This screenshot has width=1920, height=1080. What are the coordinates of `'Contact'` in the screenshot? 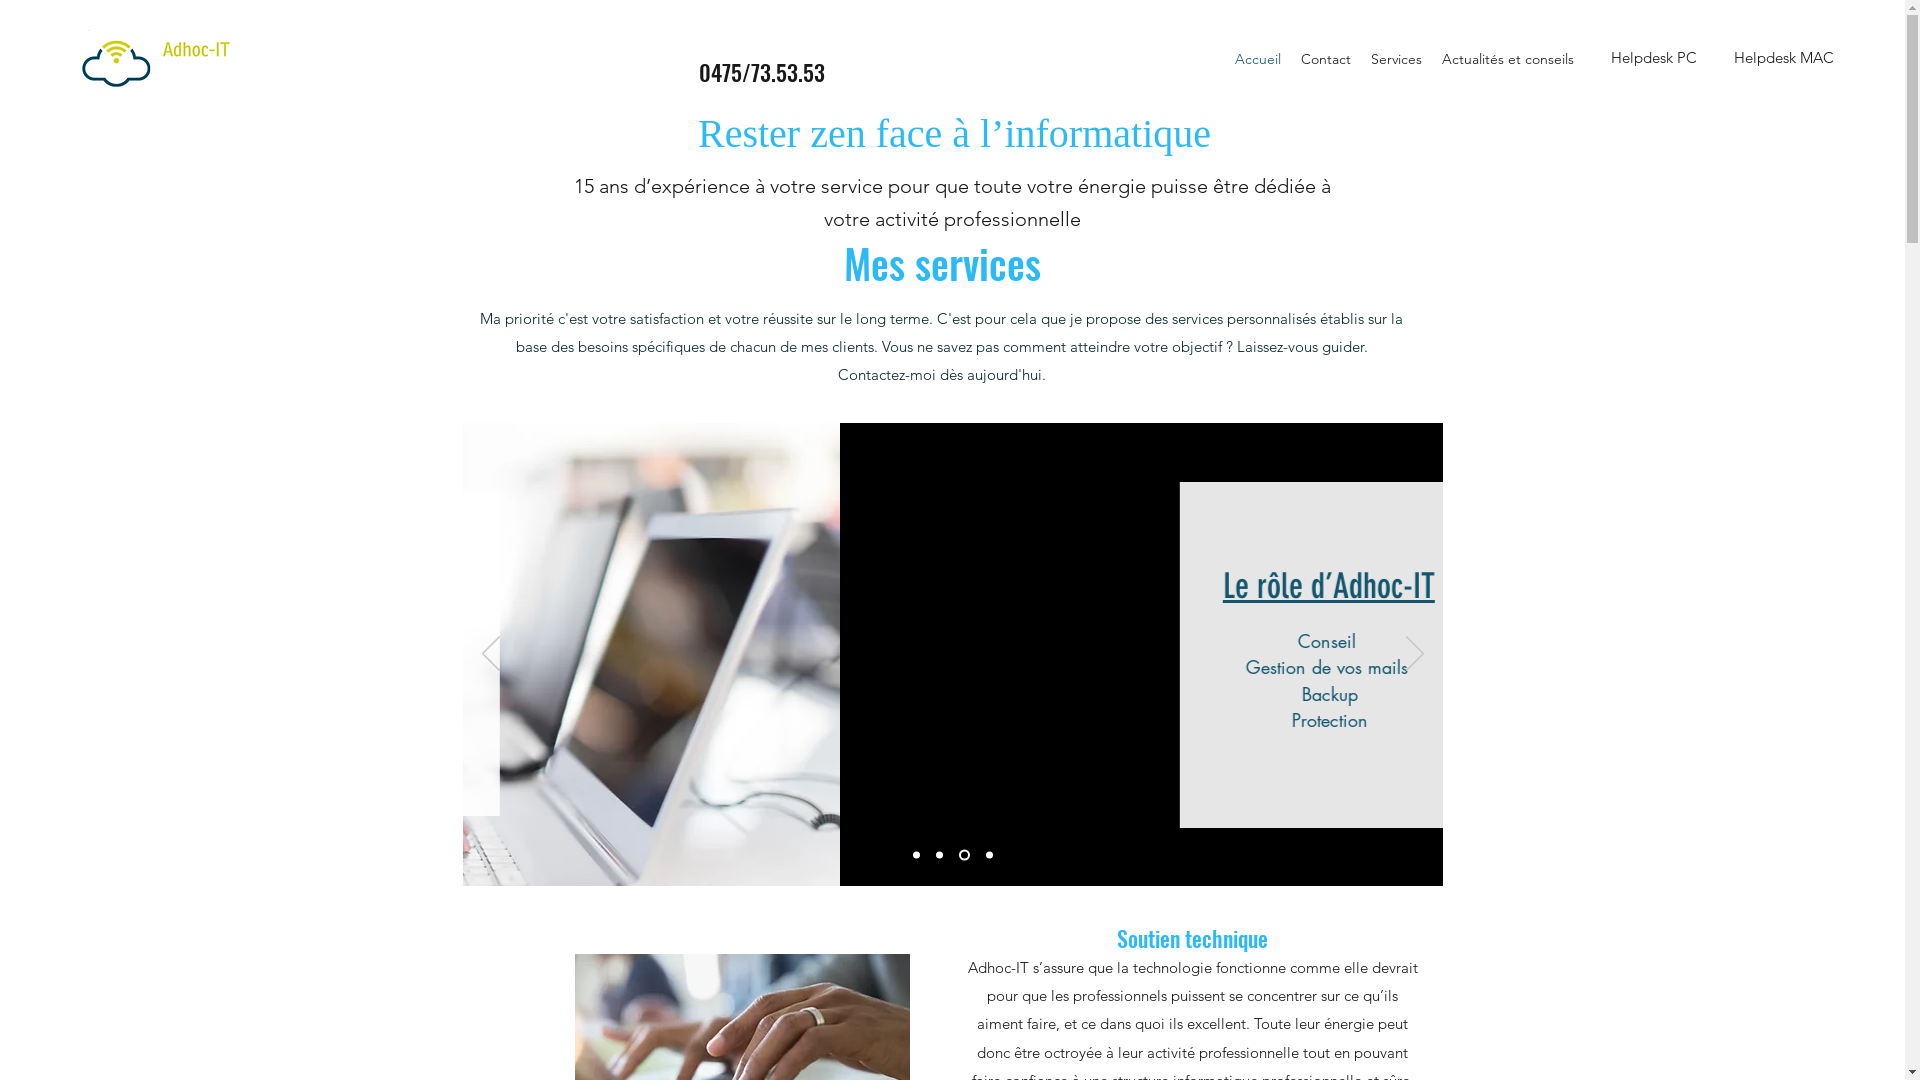 It's located at (1291, 57).